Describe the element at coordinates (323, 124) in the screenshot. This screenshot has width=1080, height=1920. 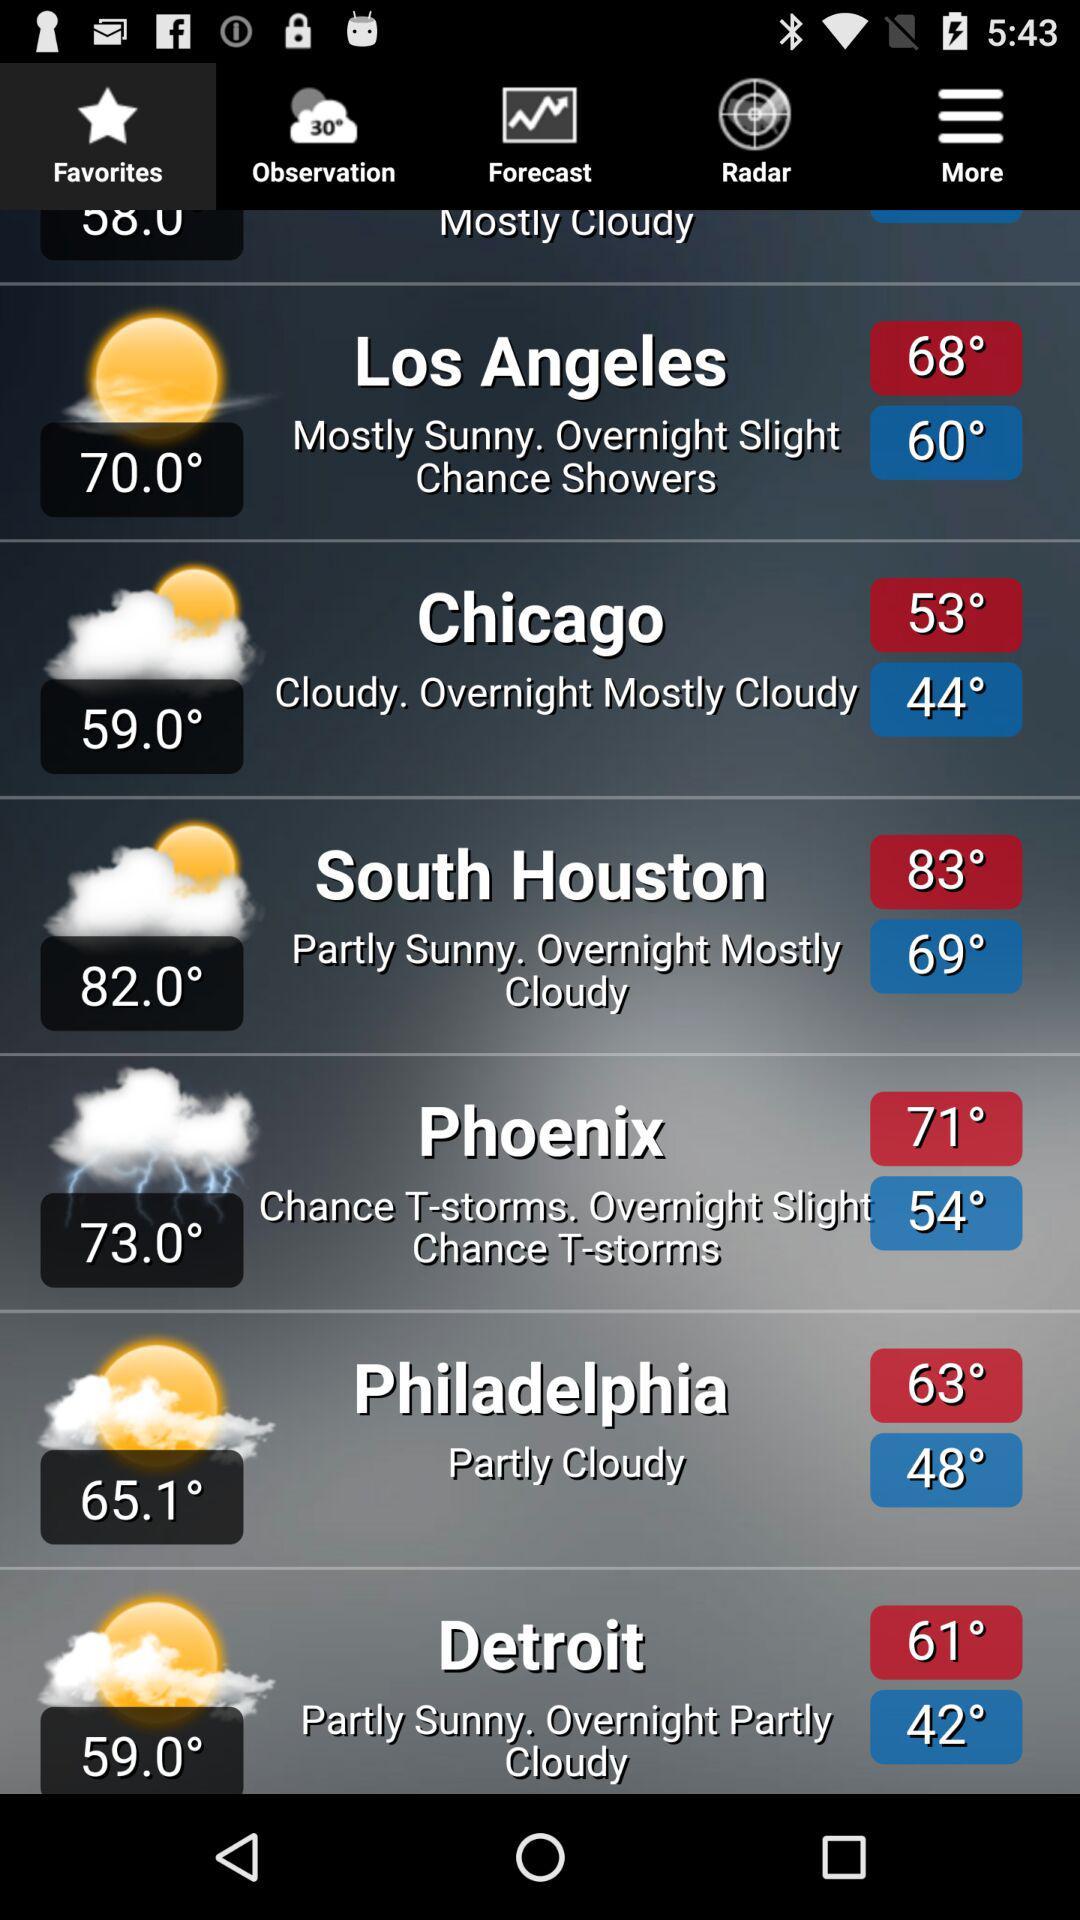
I see `the button next to the forecast item` at that location.